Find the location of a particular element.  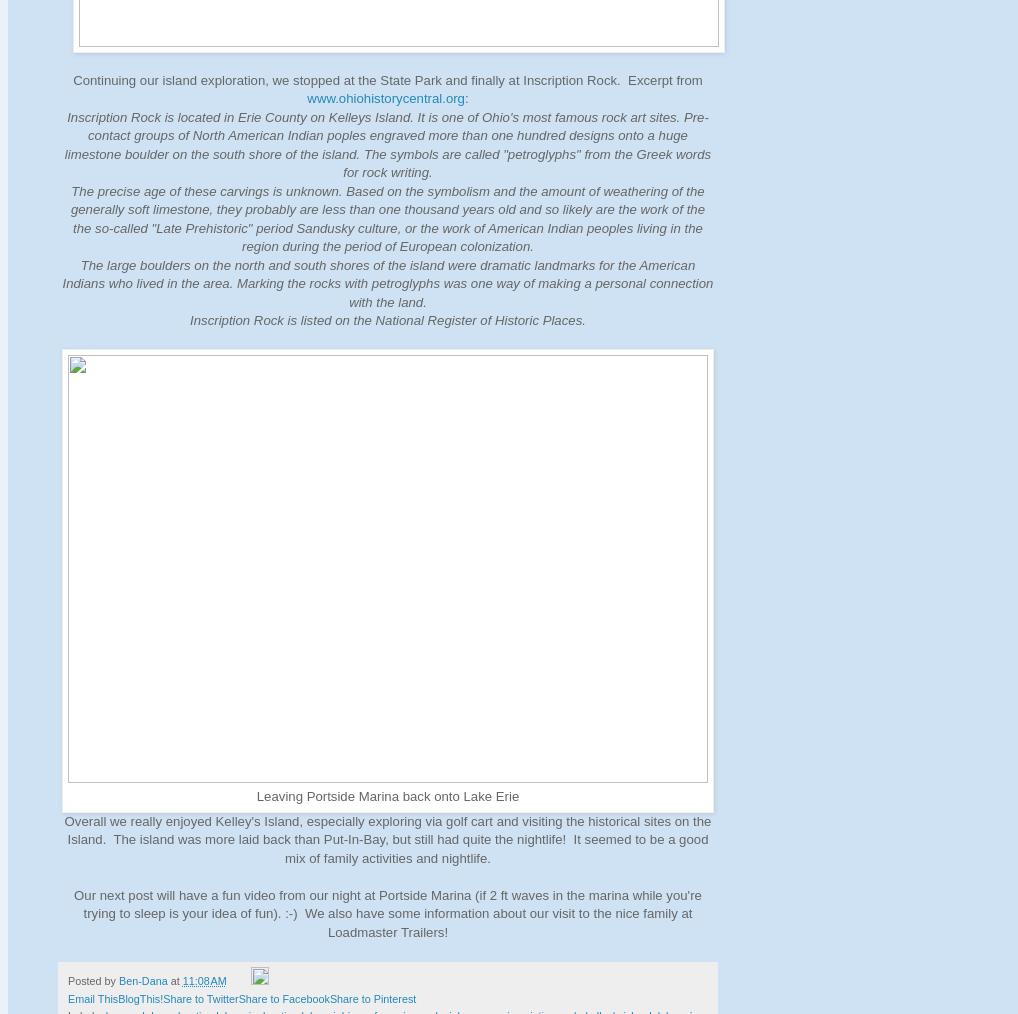

'11:08 AM' is located at coordinates (203, 981).